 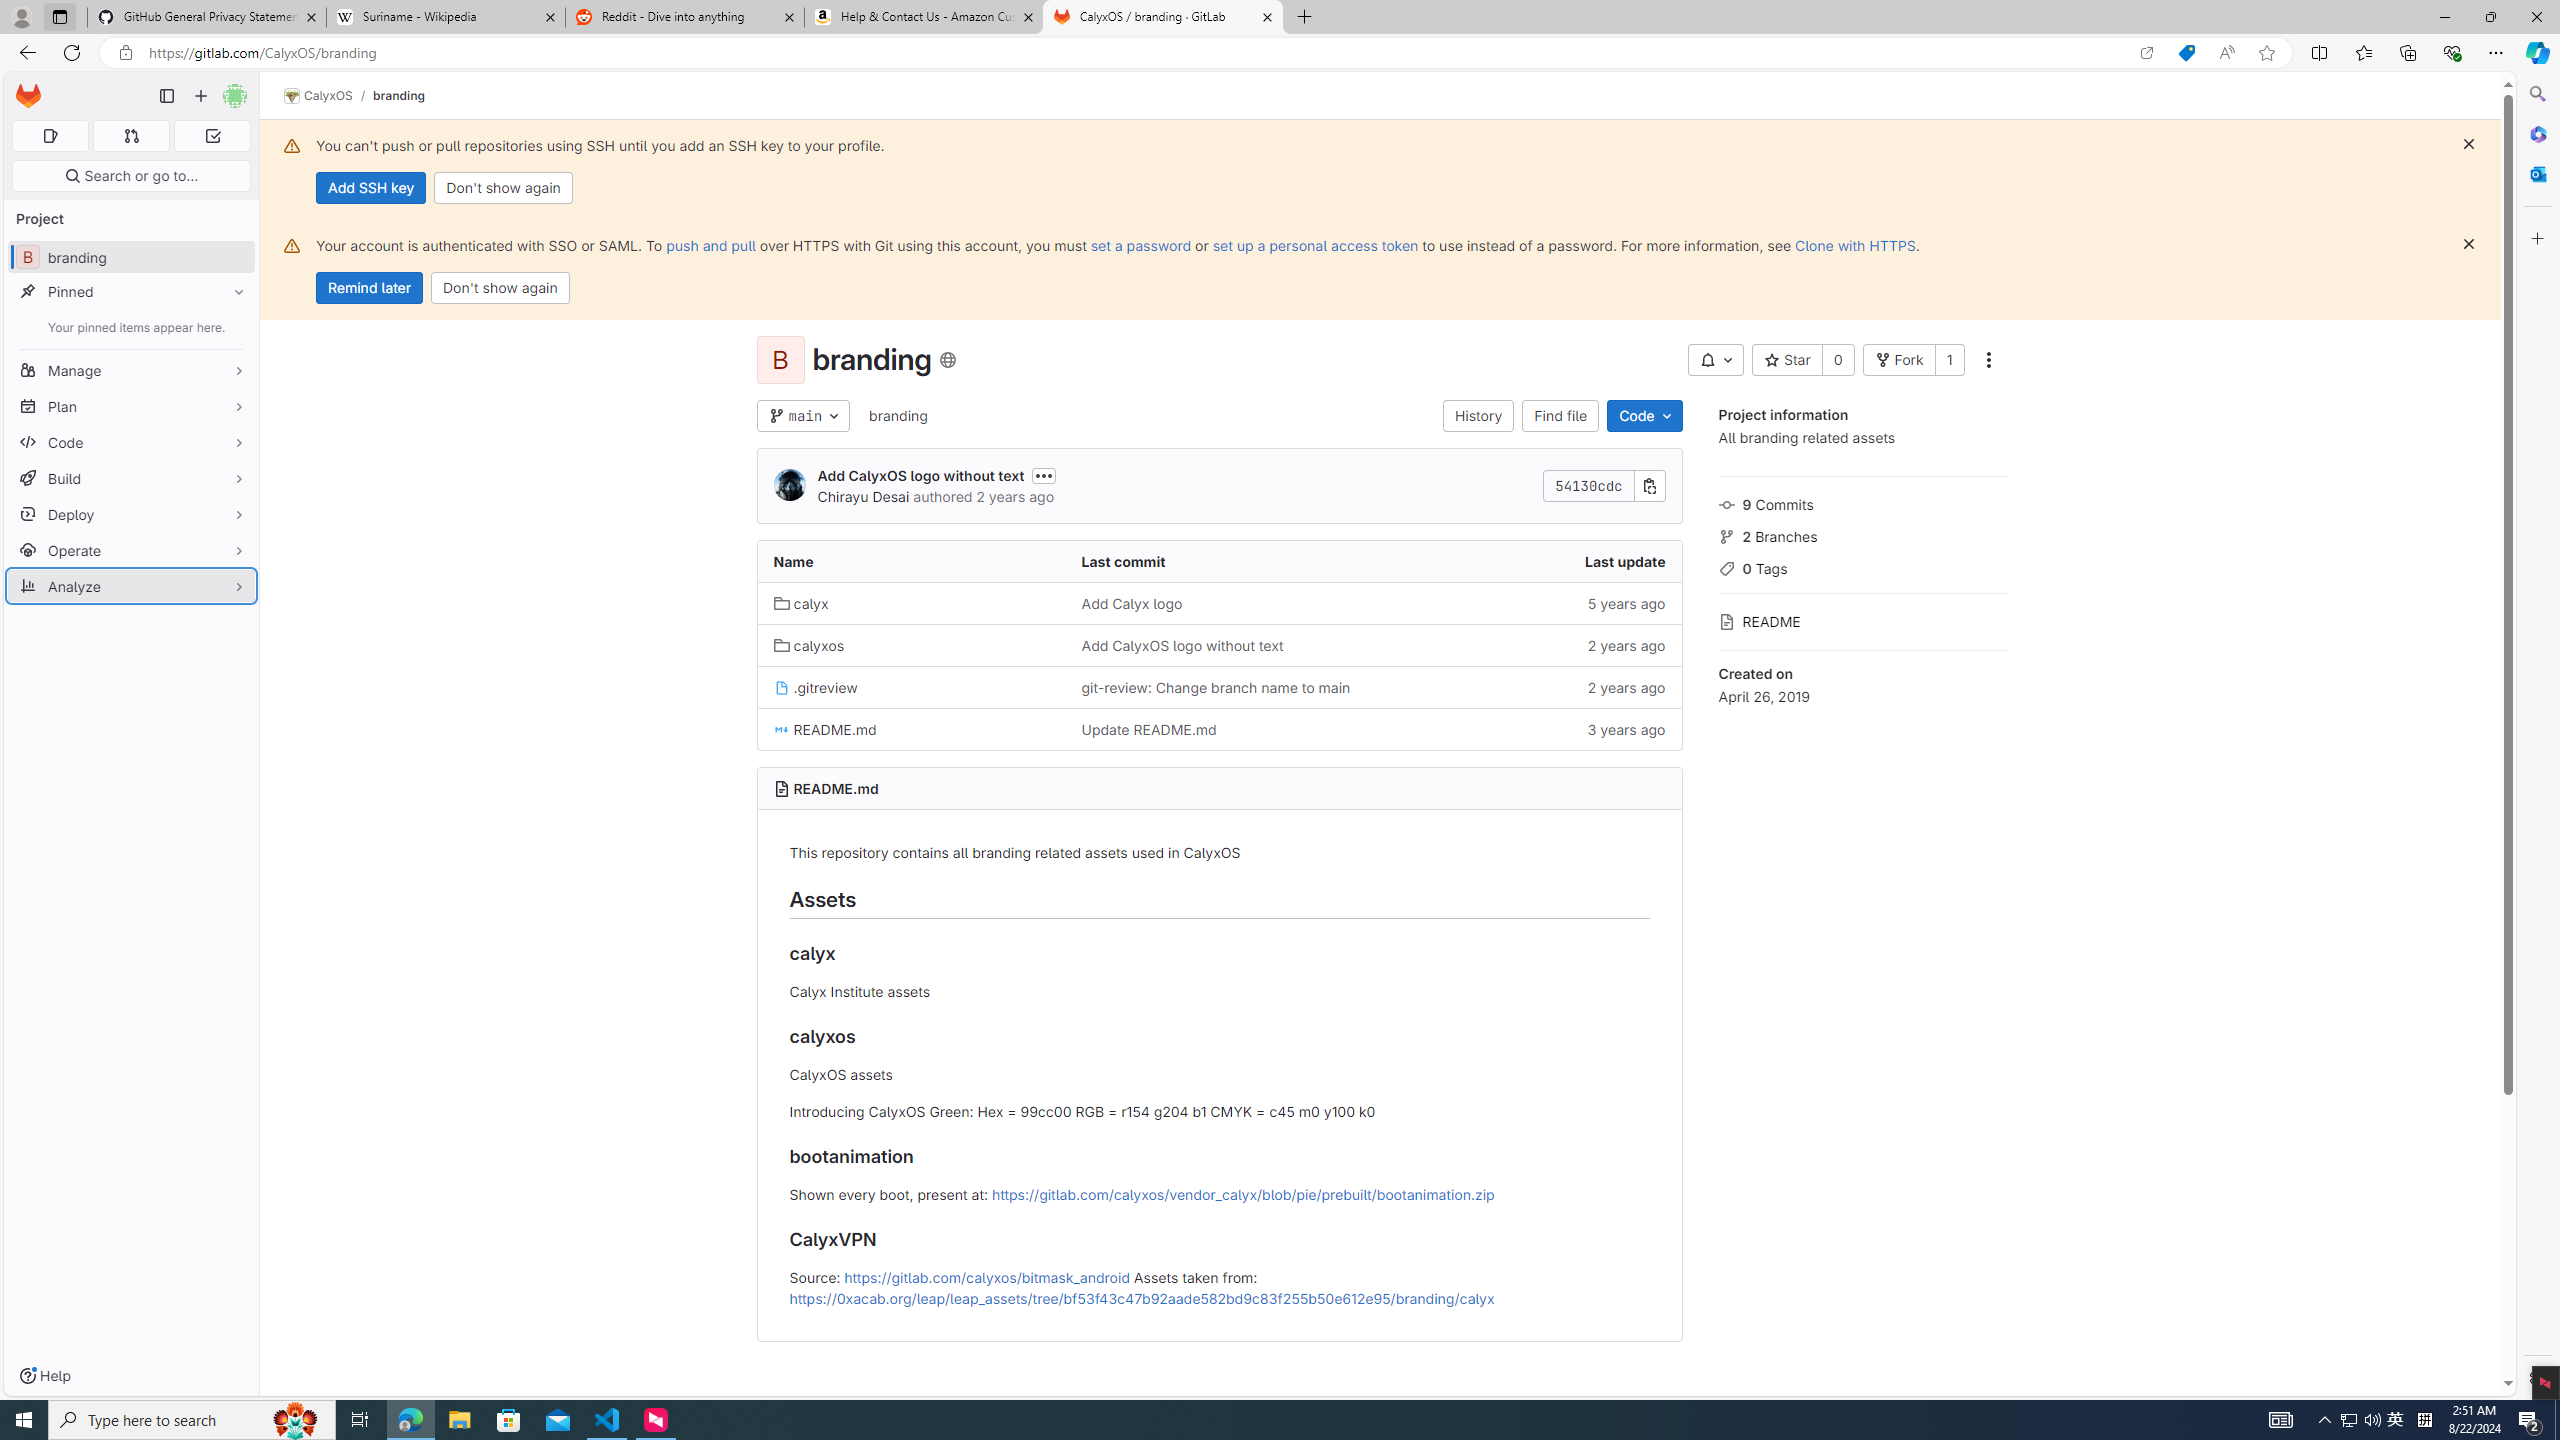 What do you see at coordinates (130, 478) in the screenshot?
I see `'Build'` at bounding box center [130, 478].